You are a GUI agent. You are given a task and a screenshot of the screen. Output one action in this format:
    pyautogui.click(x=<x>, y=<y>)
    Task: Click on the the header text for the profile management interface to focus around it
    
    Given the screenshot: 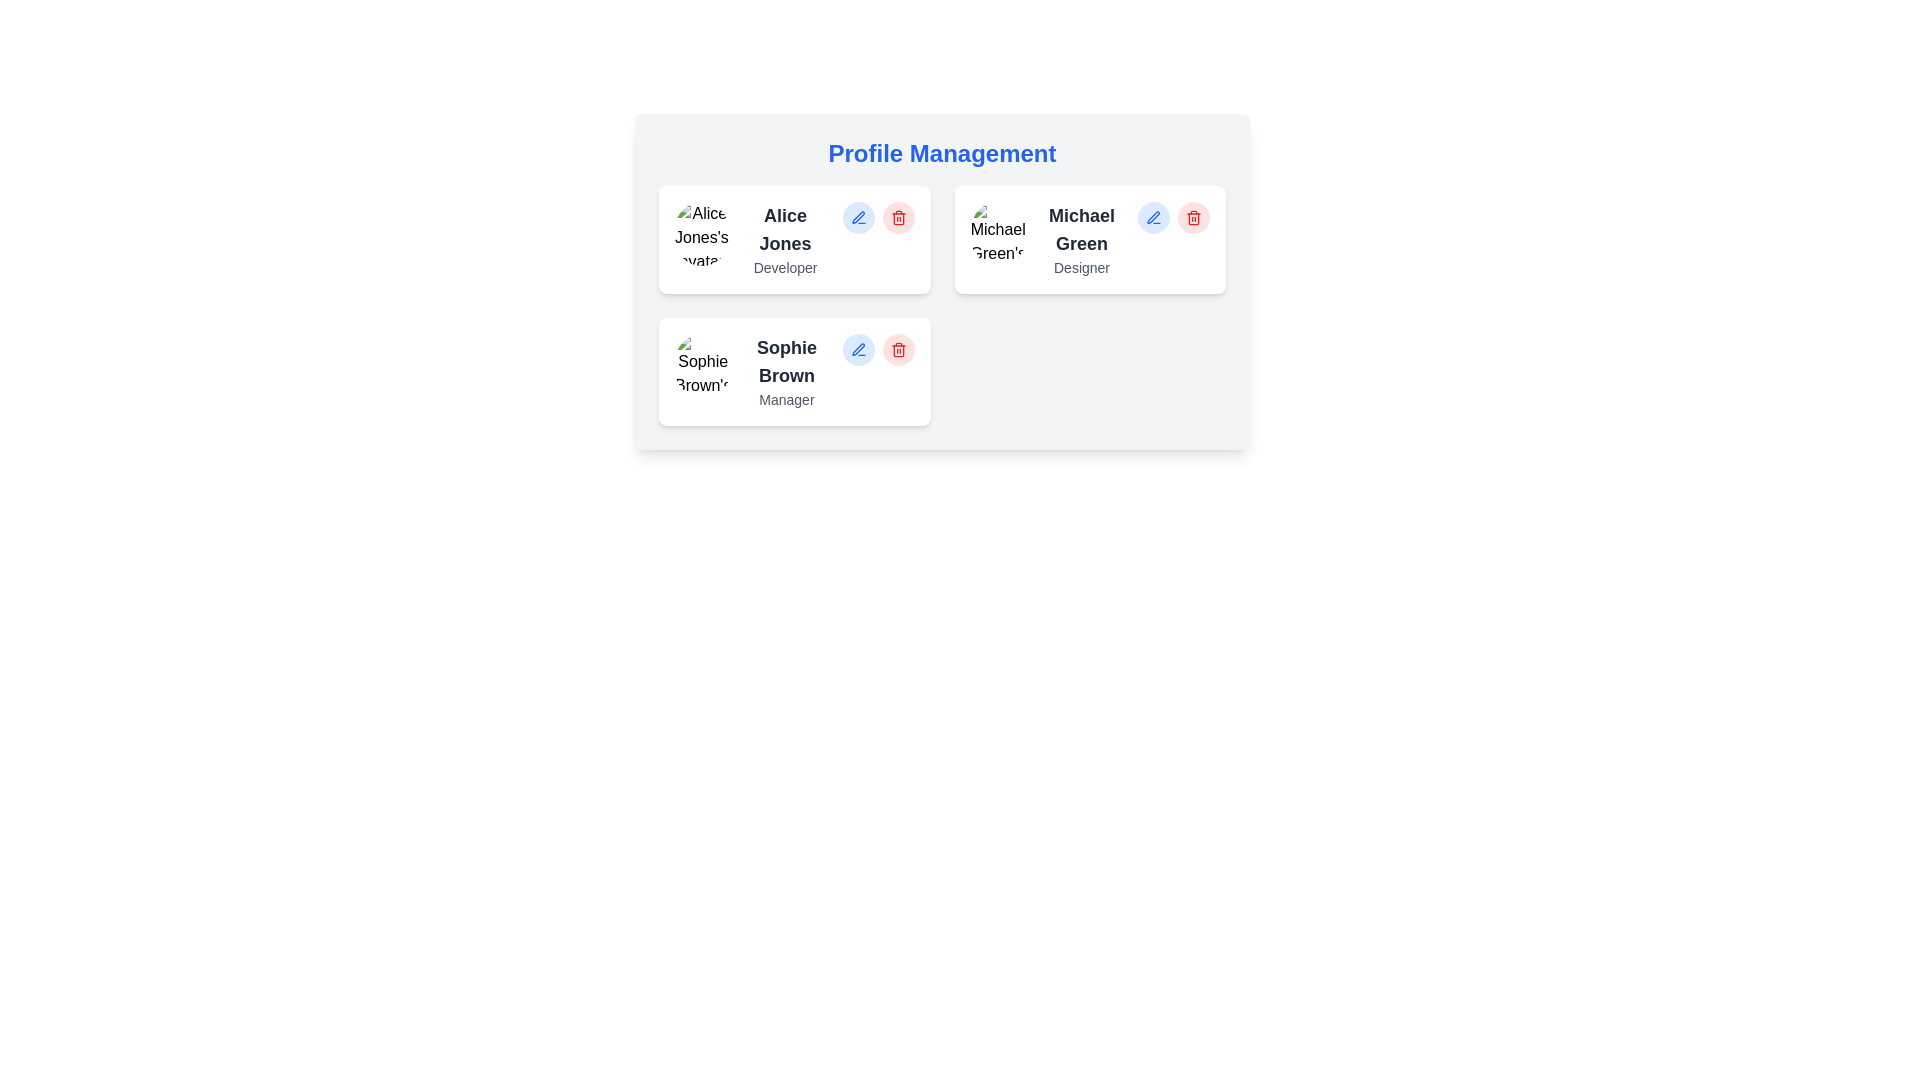 What is the action you would take?
    pyautogui.click(x=941, y=153)
    